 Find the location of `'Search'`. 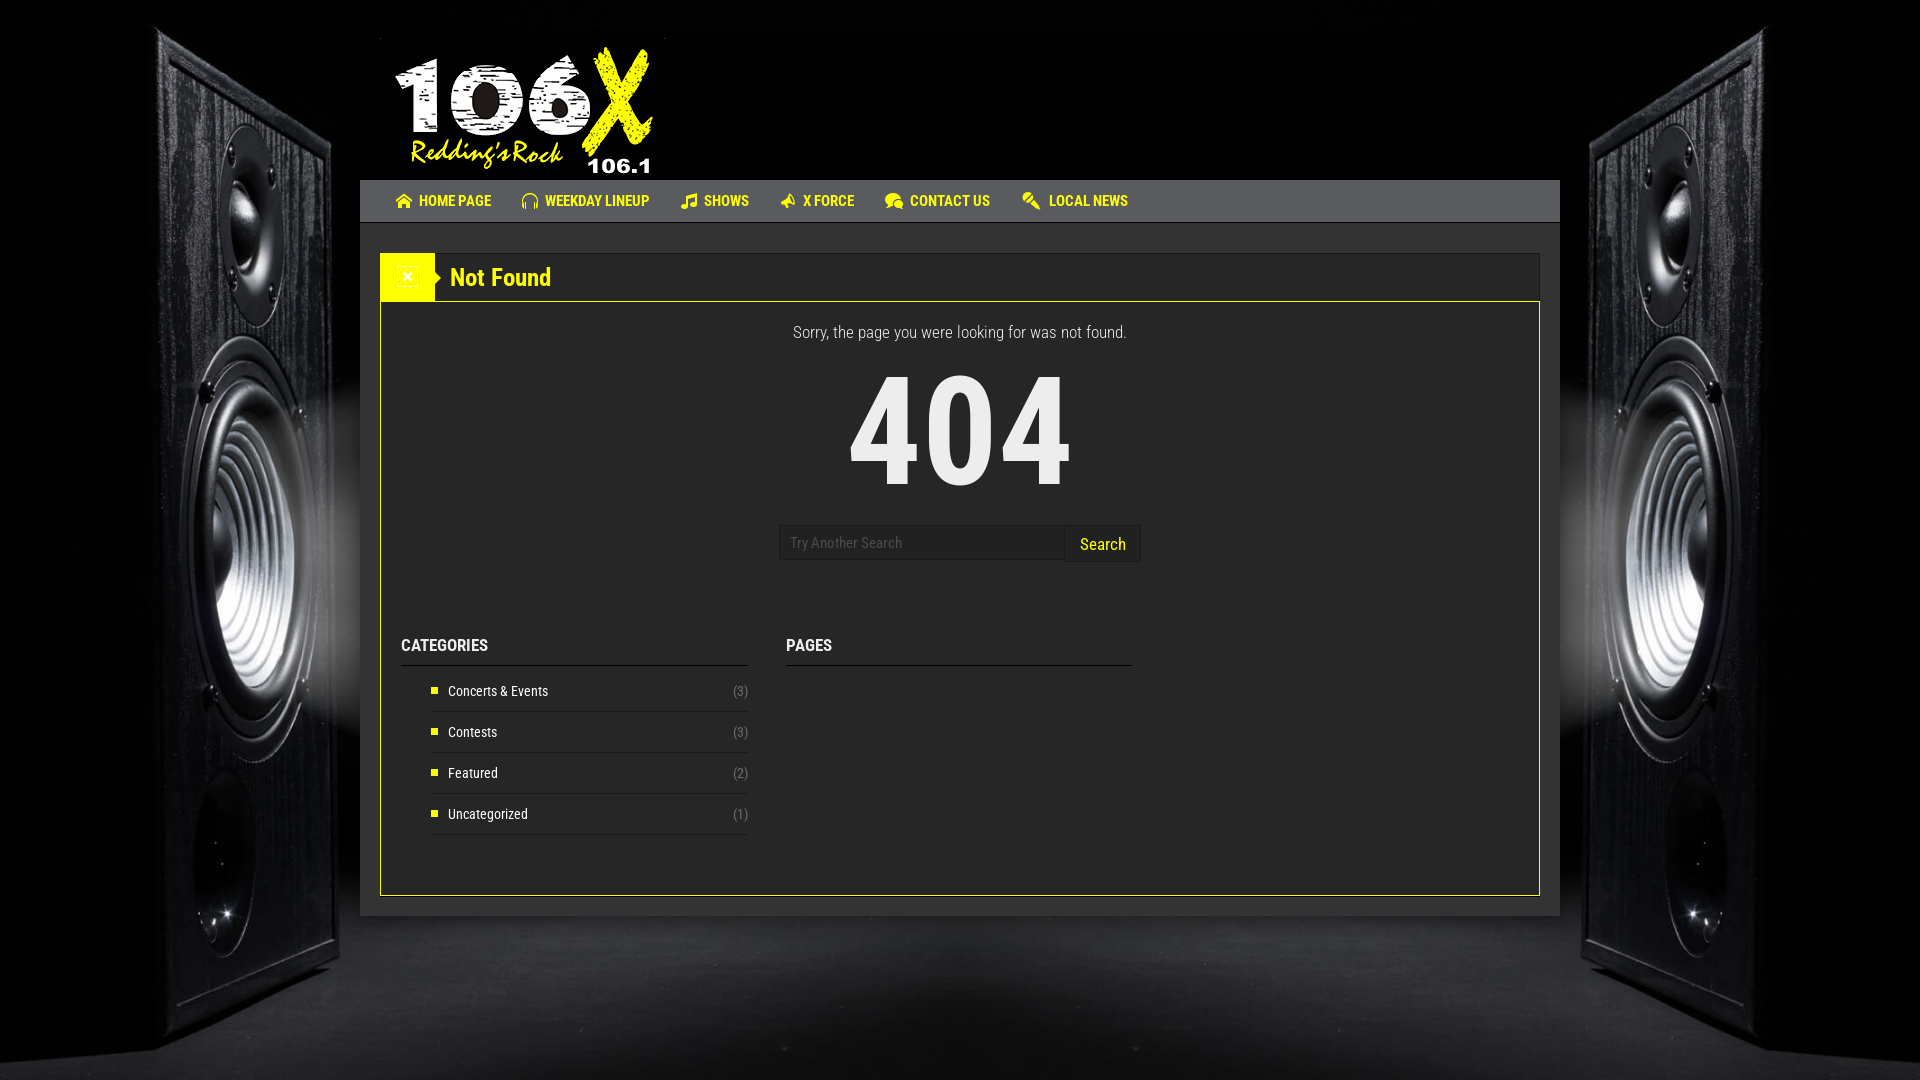

'Search' is located at coordinates (1101, 543).